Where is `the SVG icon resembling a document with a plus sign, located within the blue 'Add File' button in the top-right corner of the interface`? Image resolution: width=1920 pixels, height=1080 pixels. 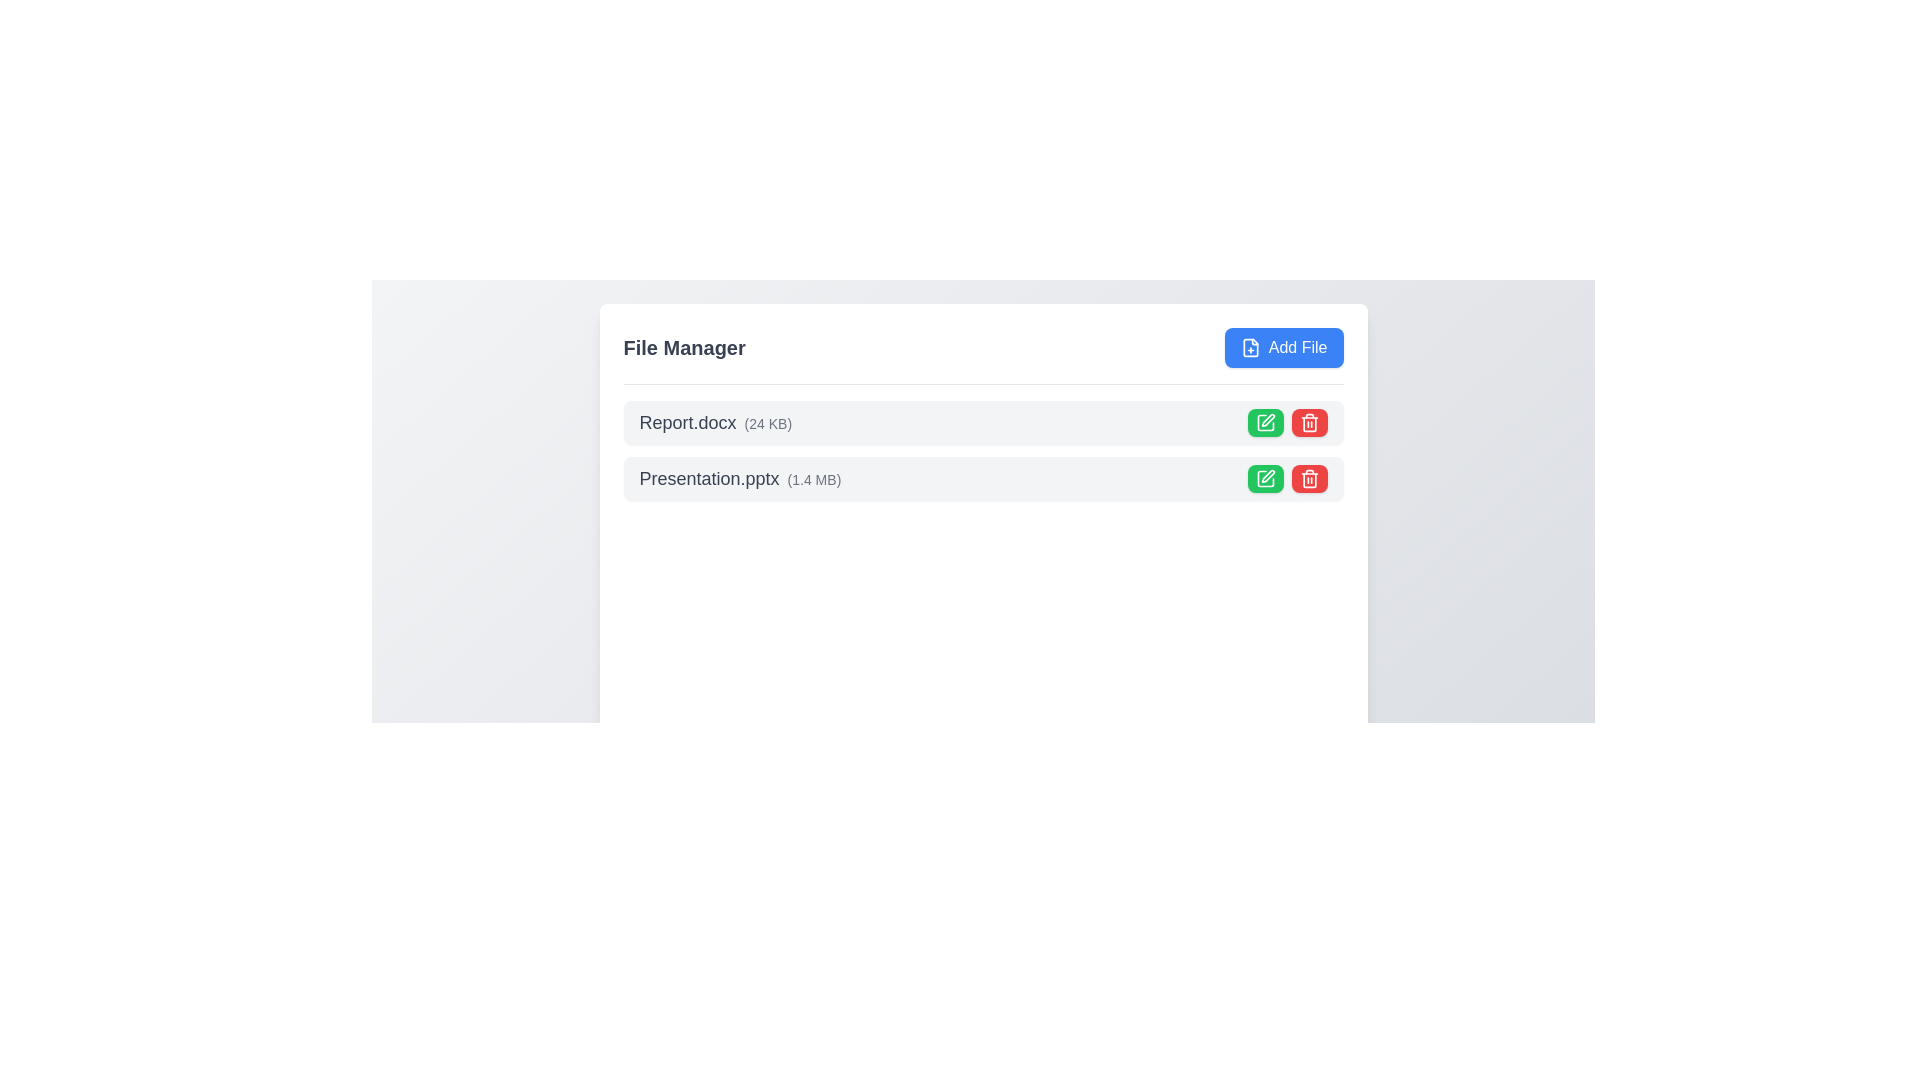 the SVG icon resembling a document with a plus sign, located within the blue 'Add File' button in the top-right corner of the interface is located at coordinates (1249, 346).